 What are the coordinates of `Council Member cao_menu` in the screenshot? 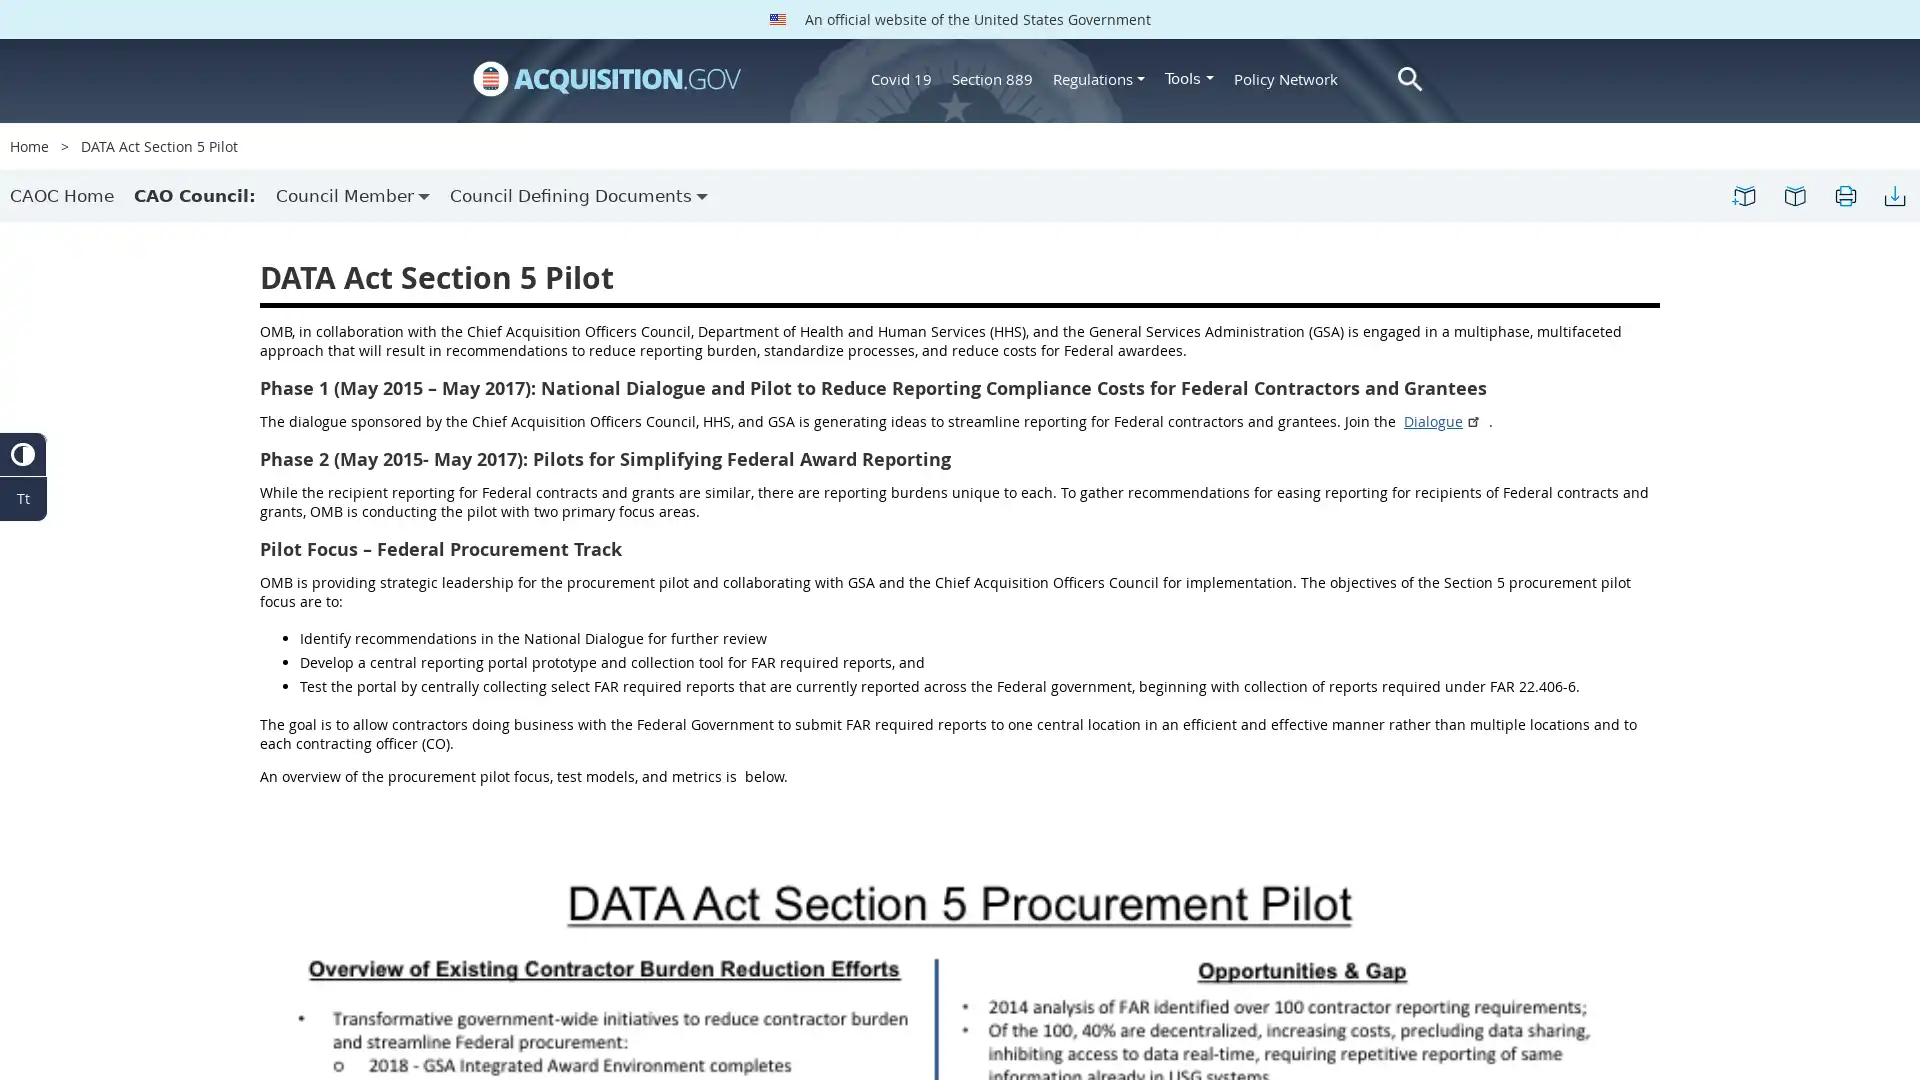 It's located at (353, 196).